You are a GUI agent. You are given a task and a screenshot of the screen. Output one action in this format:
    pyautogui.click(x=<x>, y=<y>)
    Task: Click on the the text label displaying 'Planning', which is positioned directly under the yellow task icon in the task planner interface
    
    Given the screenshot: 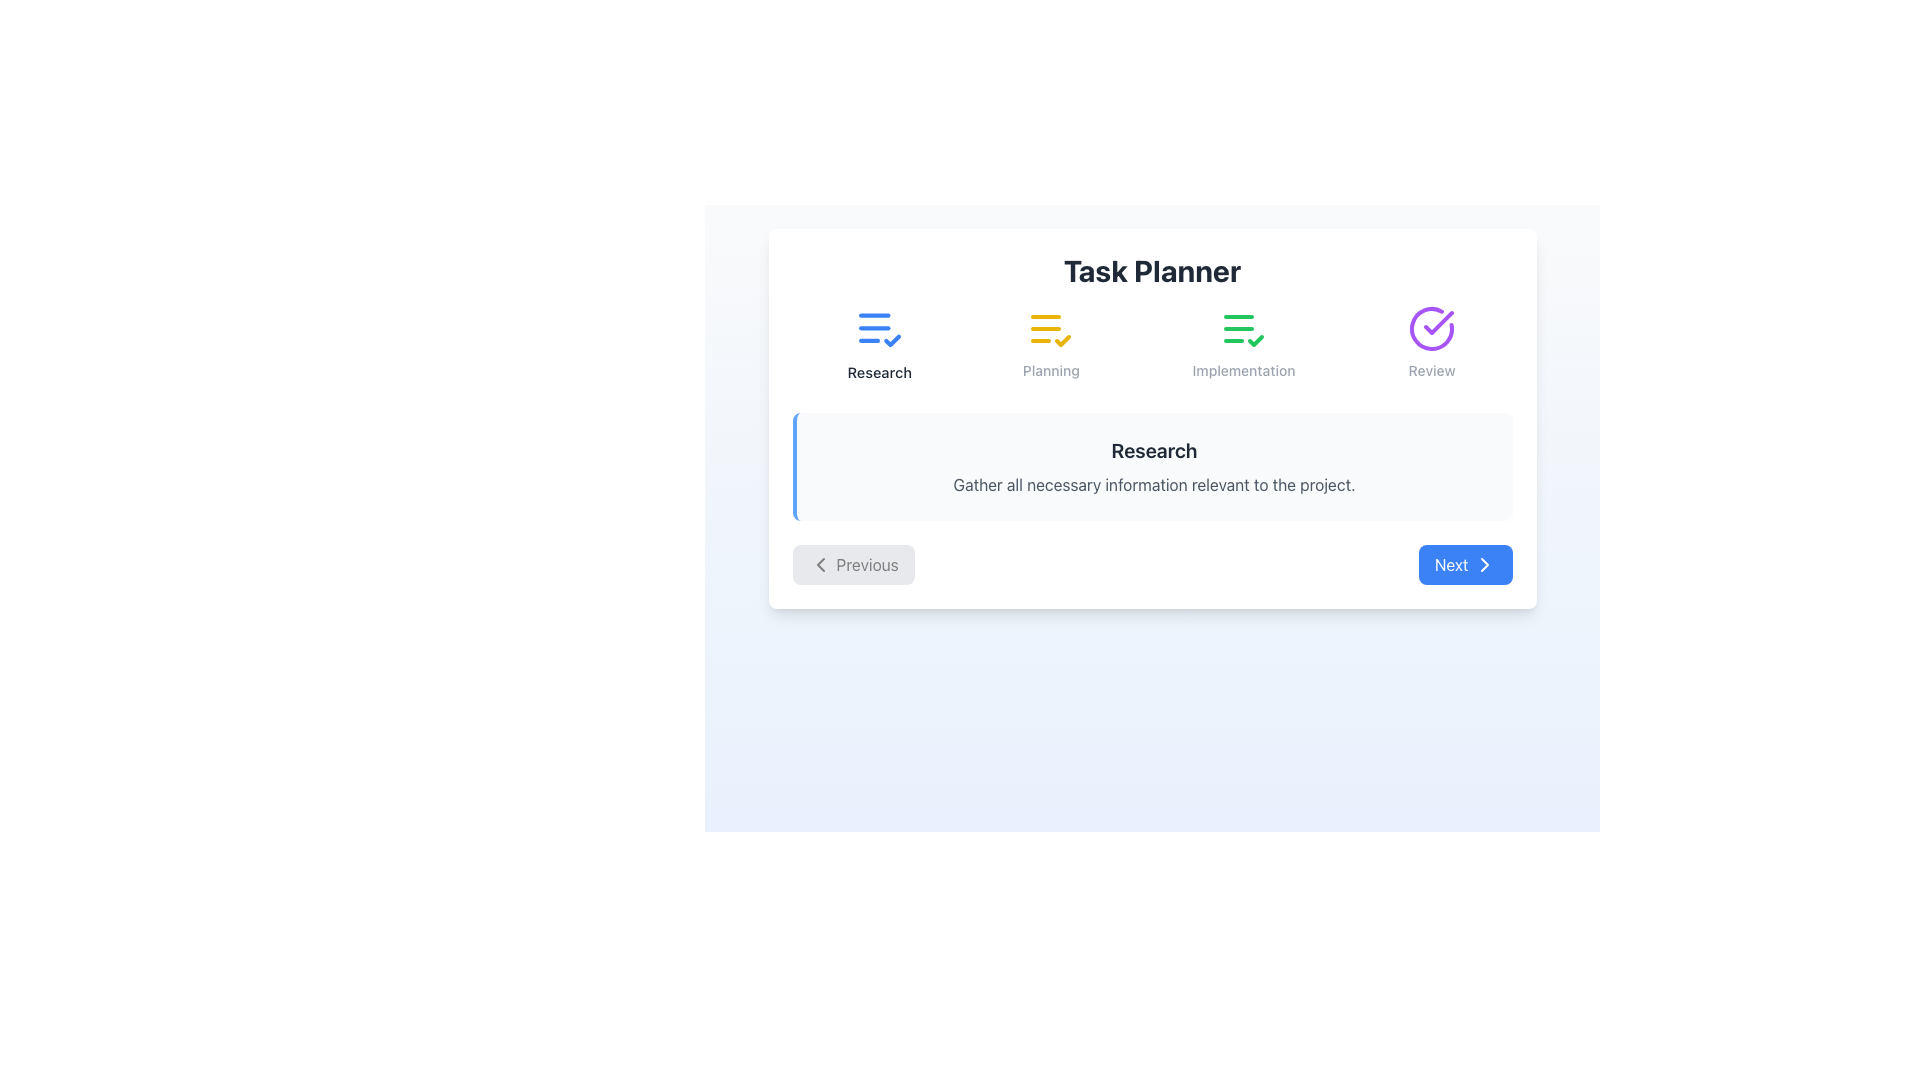 What is the action you would take?
    pyautogui.click(x=1050, y=370)
    